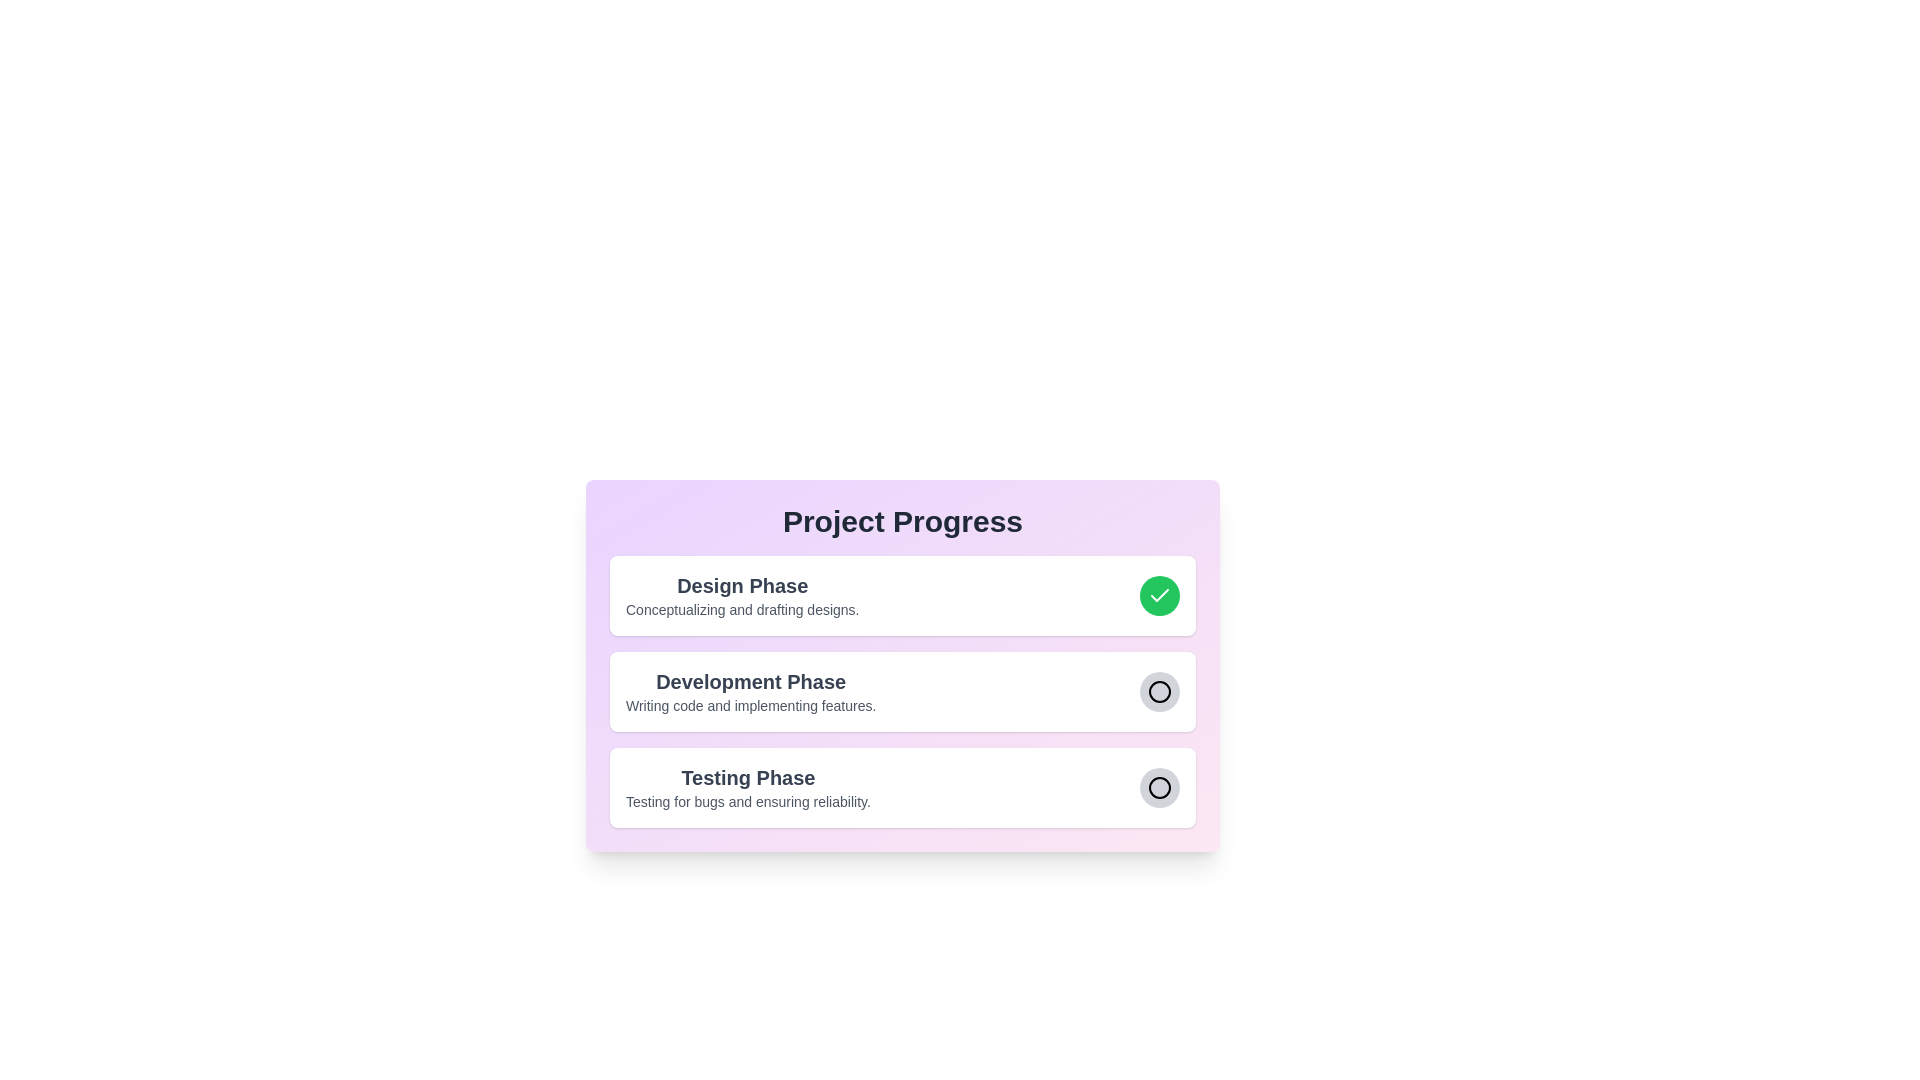 This screenshot has width=1920, height=1080. Describe the element at coordinates (901, 520) in the screenshot. I see `the heading text element displaying 'Project Progress', which is styled with a bold font, large size, and is positioned at the top center of the project progress card` at that location.